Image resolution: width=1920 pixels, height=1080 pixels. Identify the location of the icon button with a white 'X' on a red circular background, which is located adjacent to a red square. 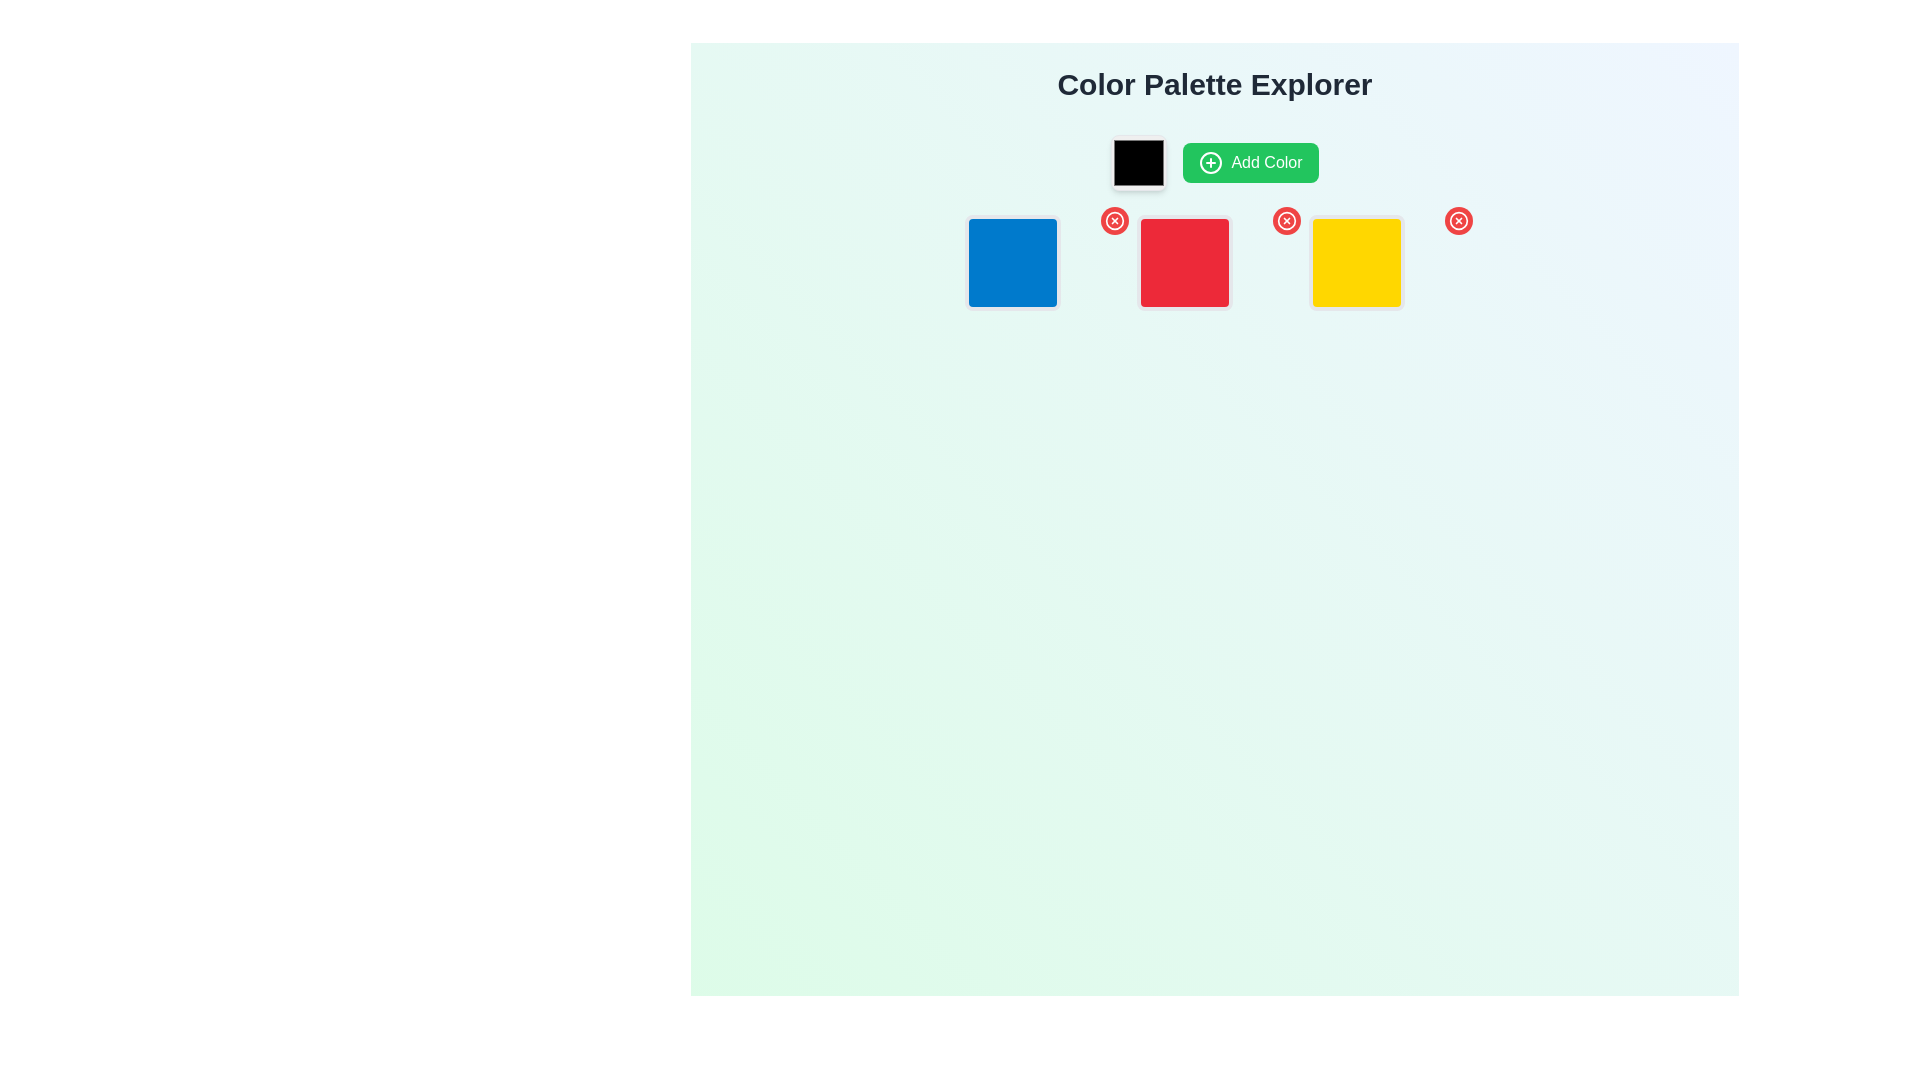
(1286, 220).